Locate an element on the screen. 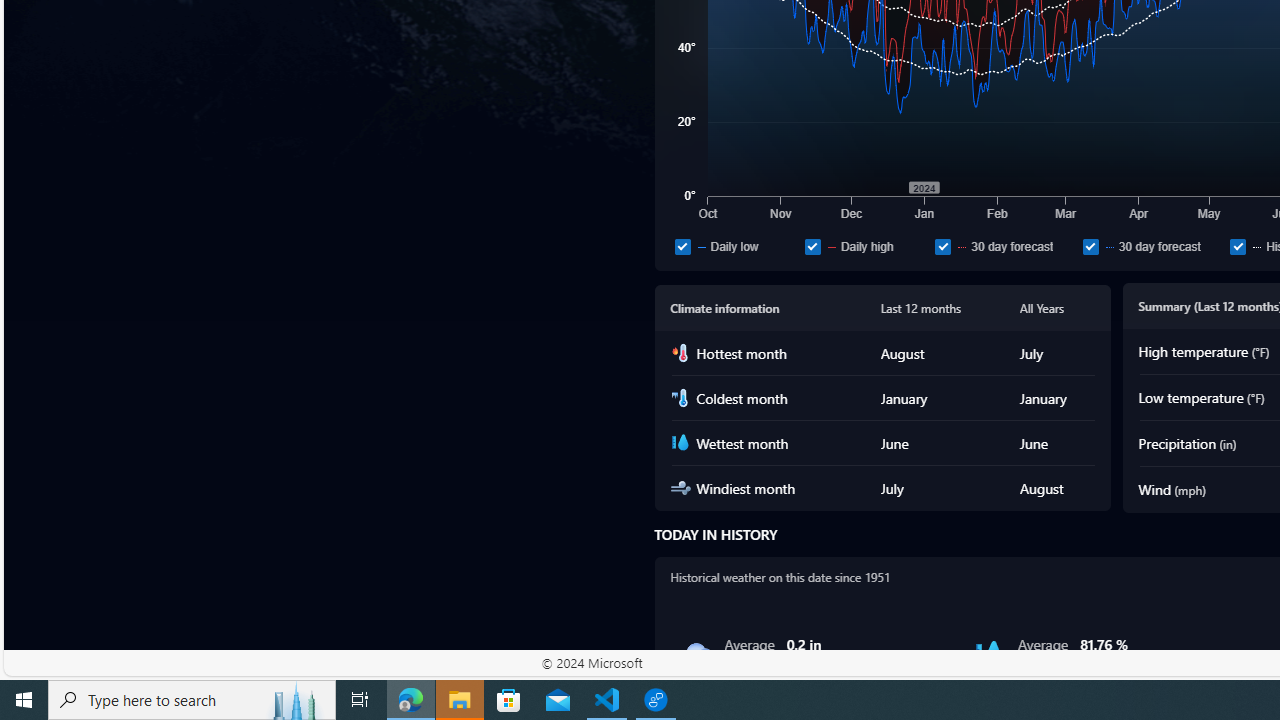 The image size is (1280, 720). 'Daily low' is located at coordinates (682, 245).